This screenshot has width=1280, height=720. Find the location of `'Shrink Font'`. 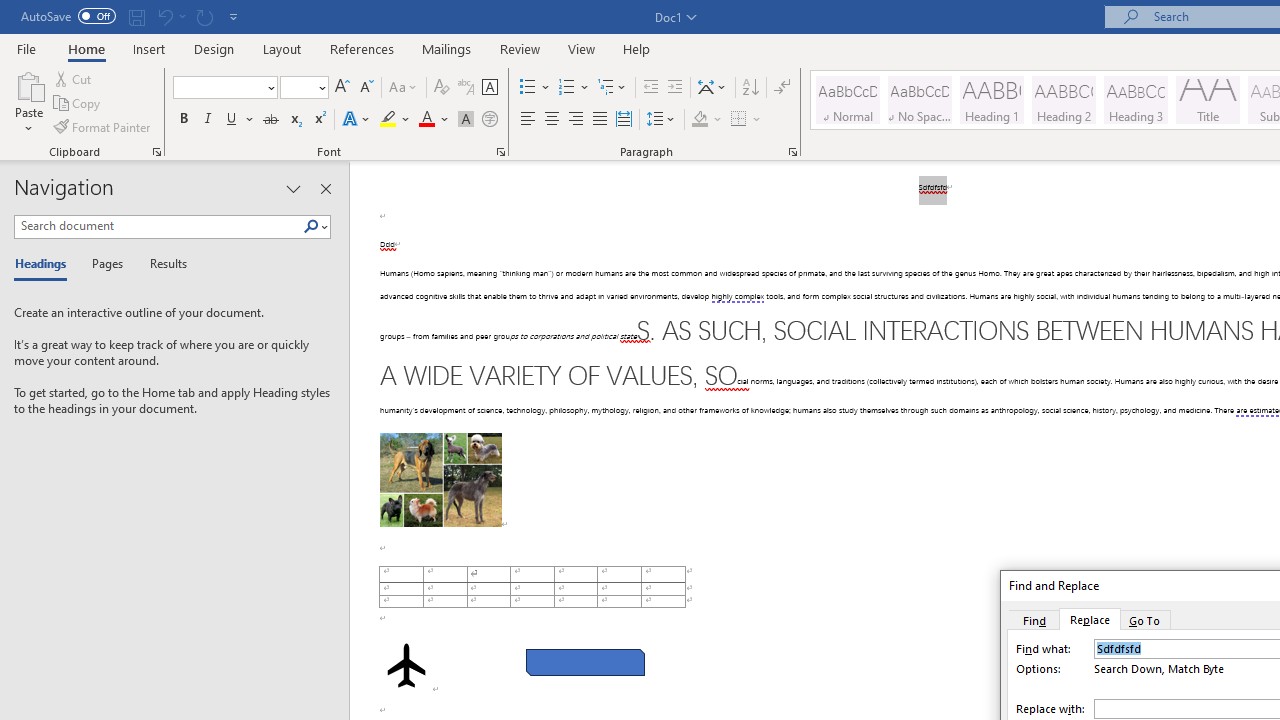

'Shrink Font' is located at coordinates (366, 86).